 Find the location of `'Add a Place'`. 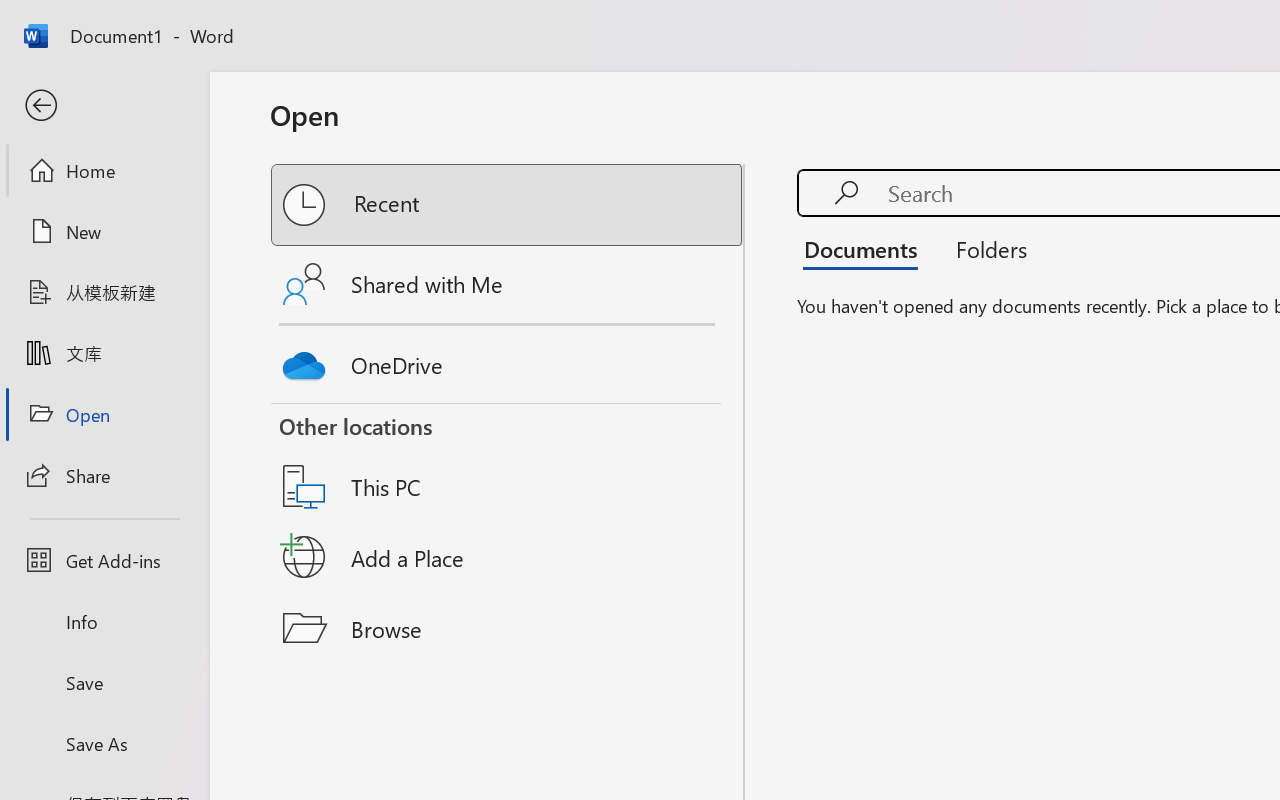

'Add a Place' is located at coordinates (508, 557).